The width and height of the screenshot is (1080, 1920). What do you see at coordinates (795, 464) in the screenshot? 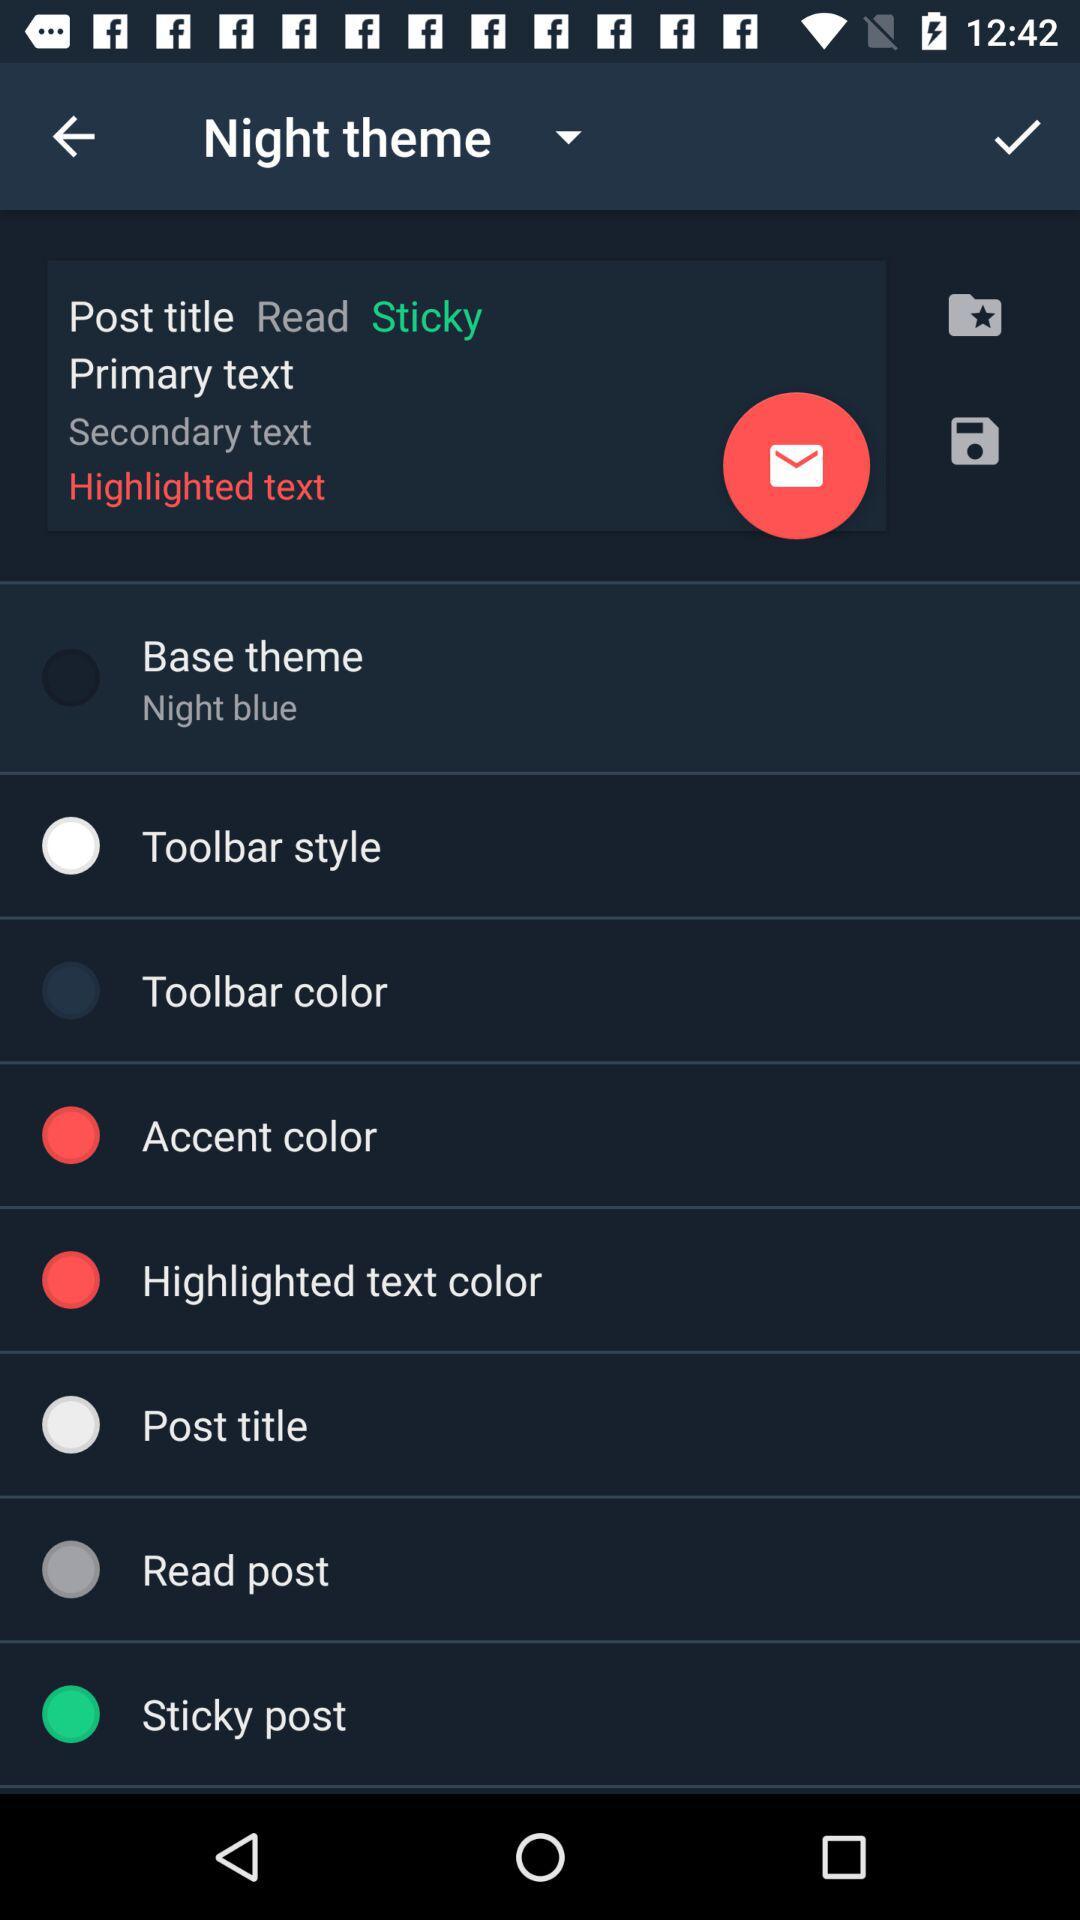
I see `the email icon` at bounding box center [795, 464].